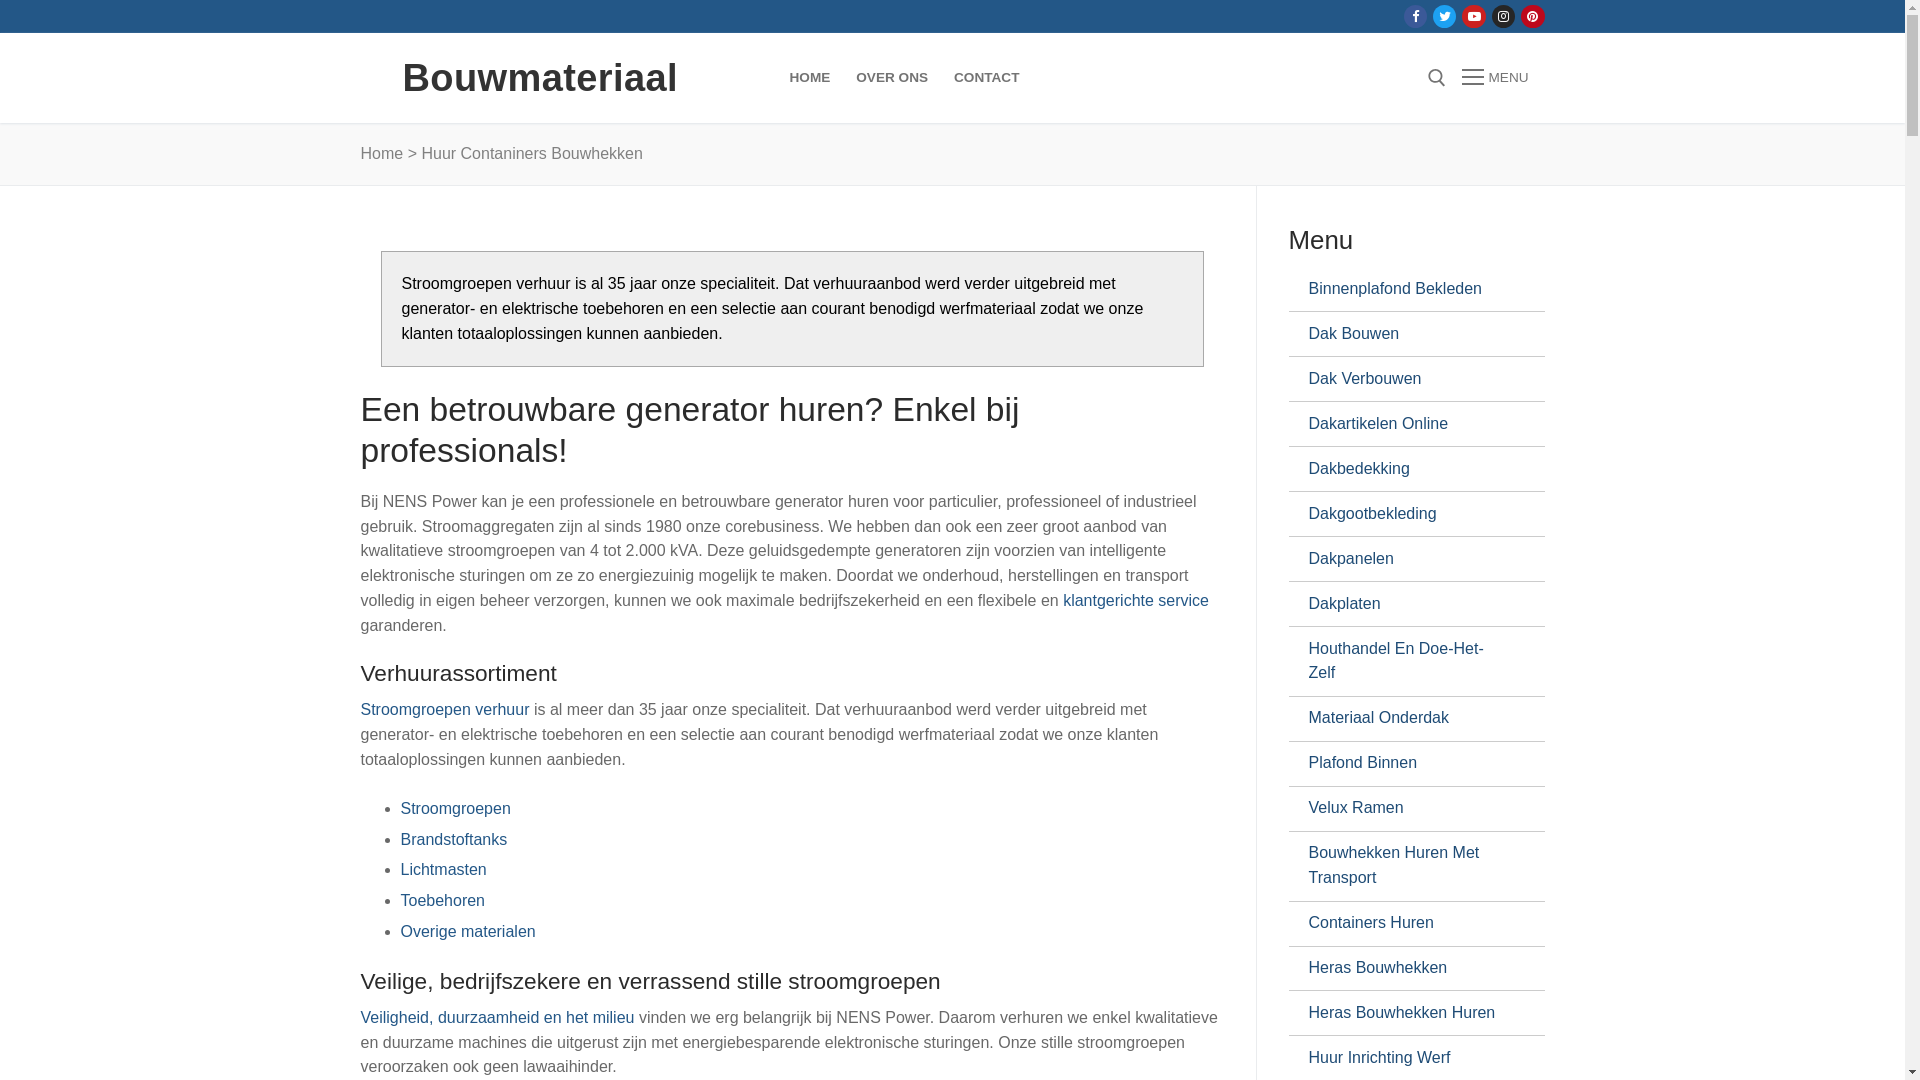 This screenshot has width=1920, height=1080. Describe the element at coordinates (1406, 865) in the screenshot. I see `'Bouwhekken Huren Met Transport'` at that location.